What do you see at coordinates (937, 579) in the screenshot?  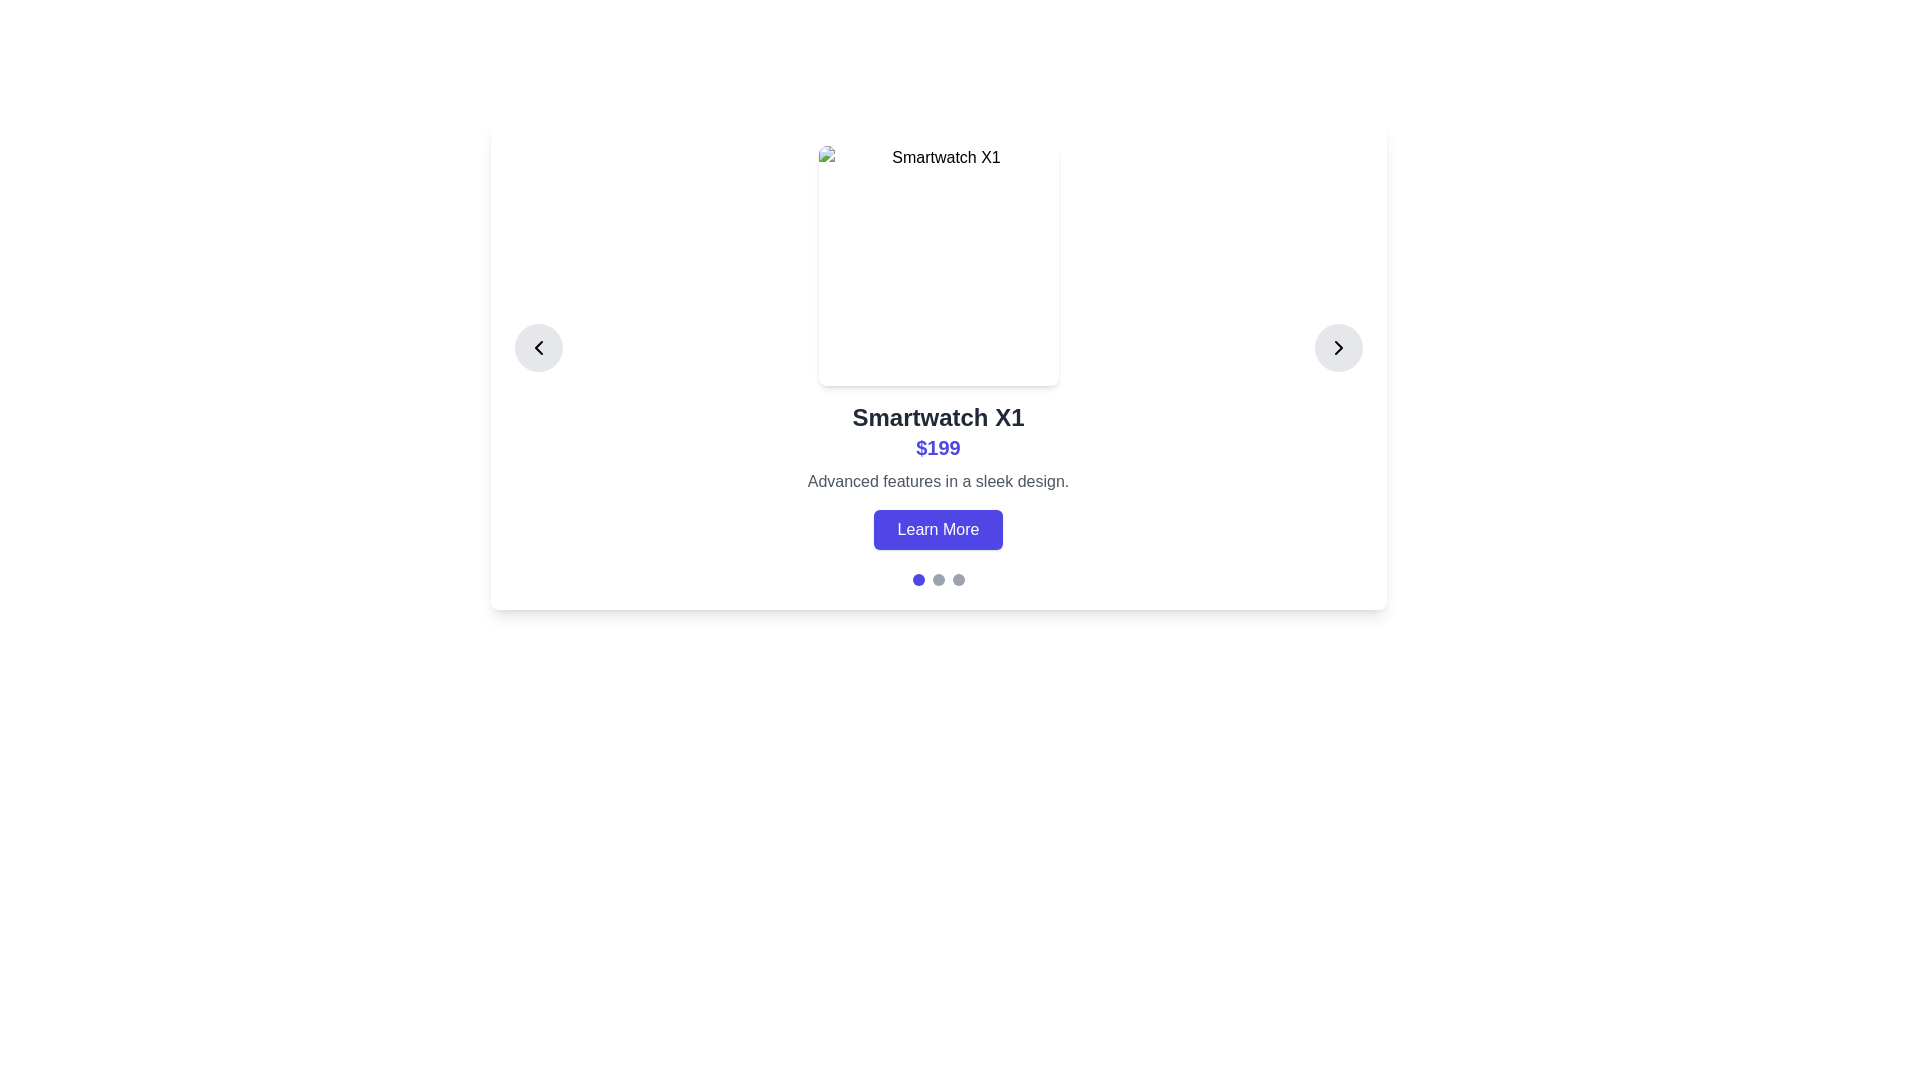 I see `the second gray dot of the Carousel position indicator, which consists of three circular dots arranged horizontally` at bounding box center [937, 579].